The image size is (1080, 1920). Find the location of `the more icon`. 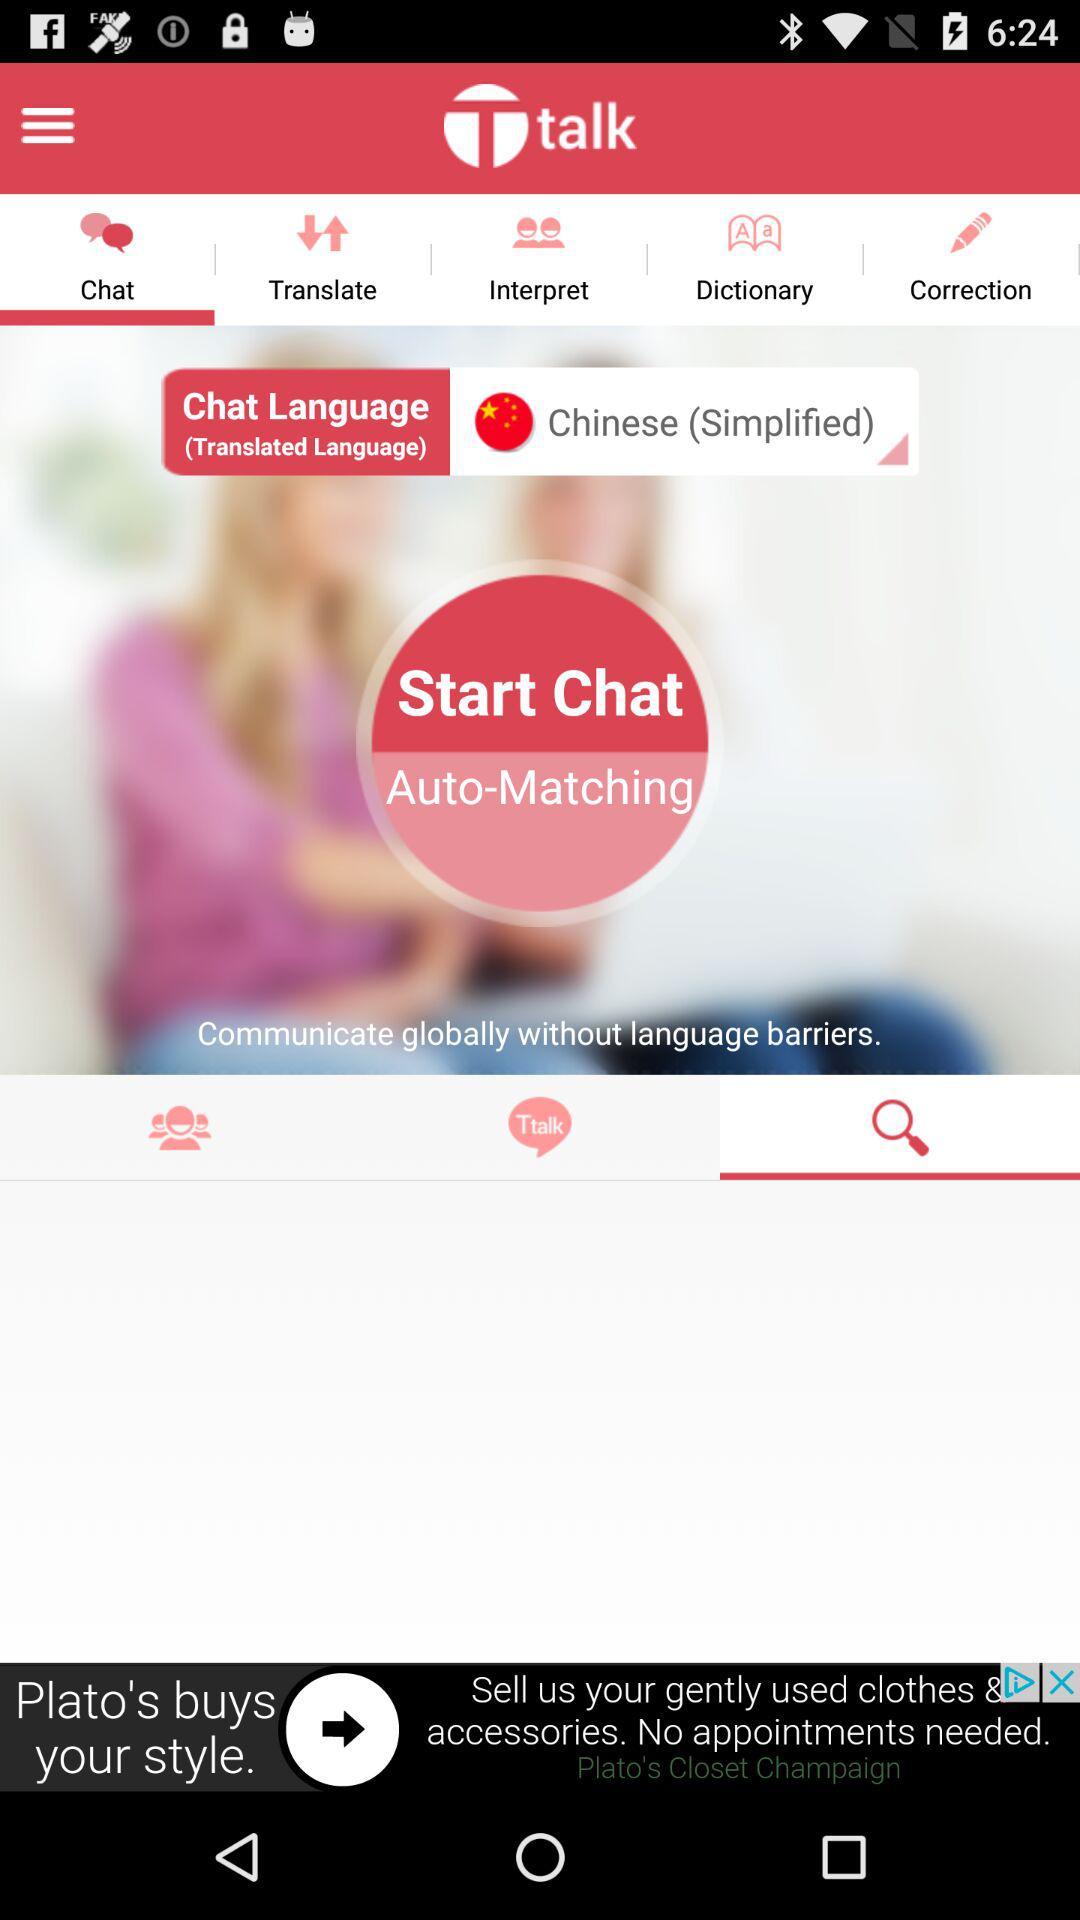

the more icon is located at coordinates (180, 1205).